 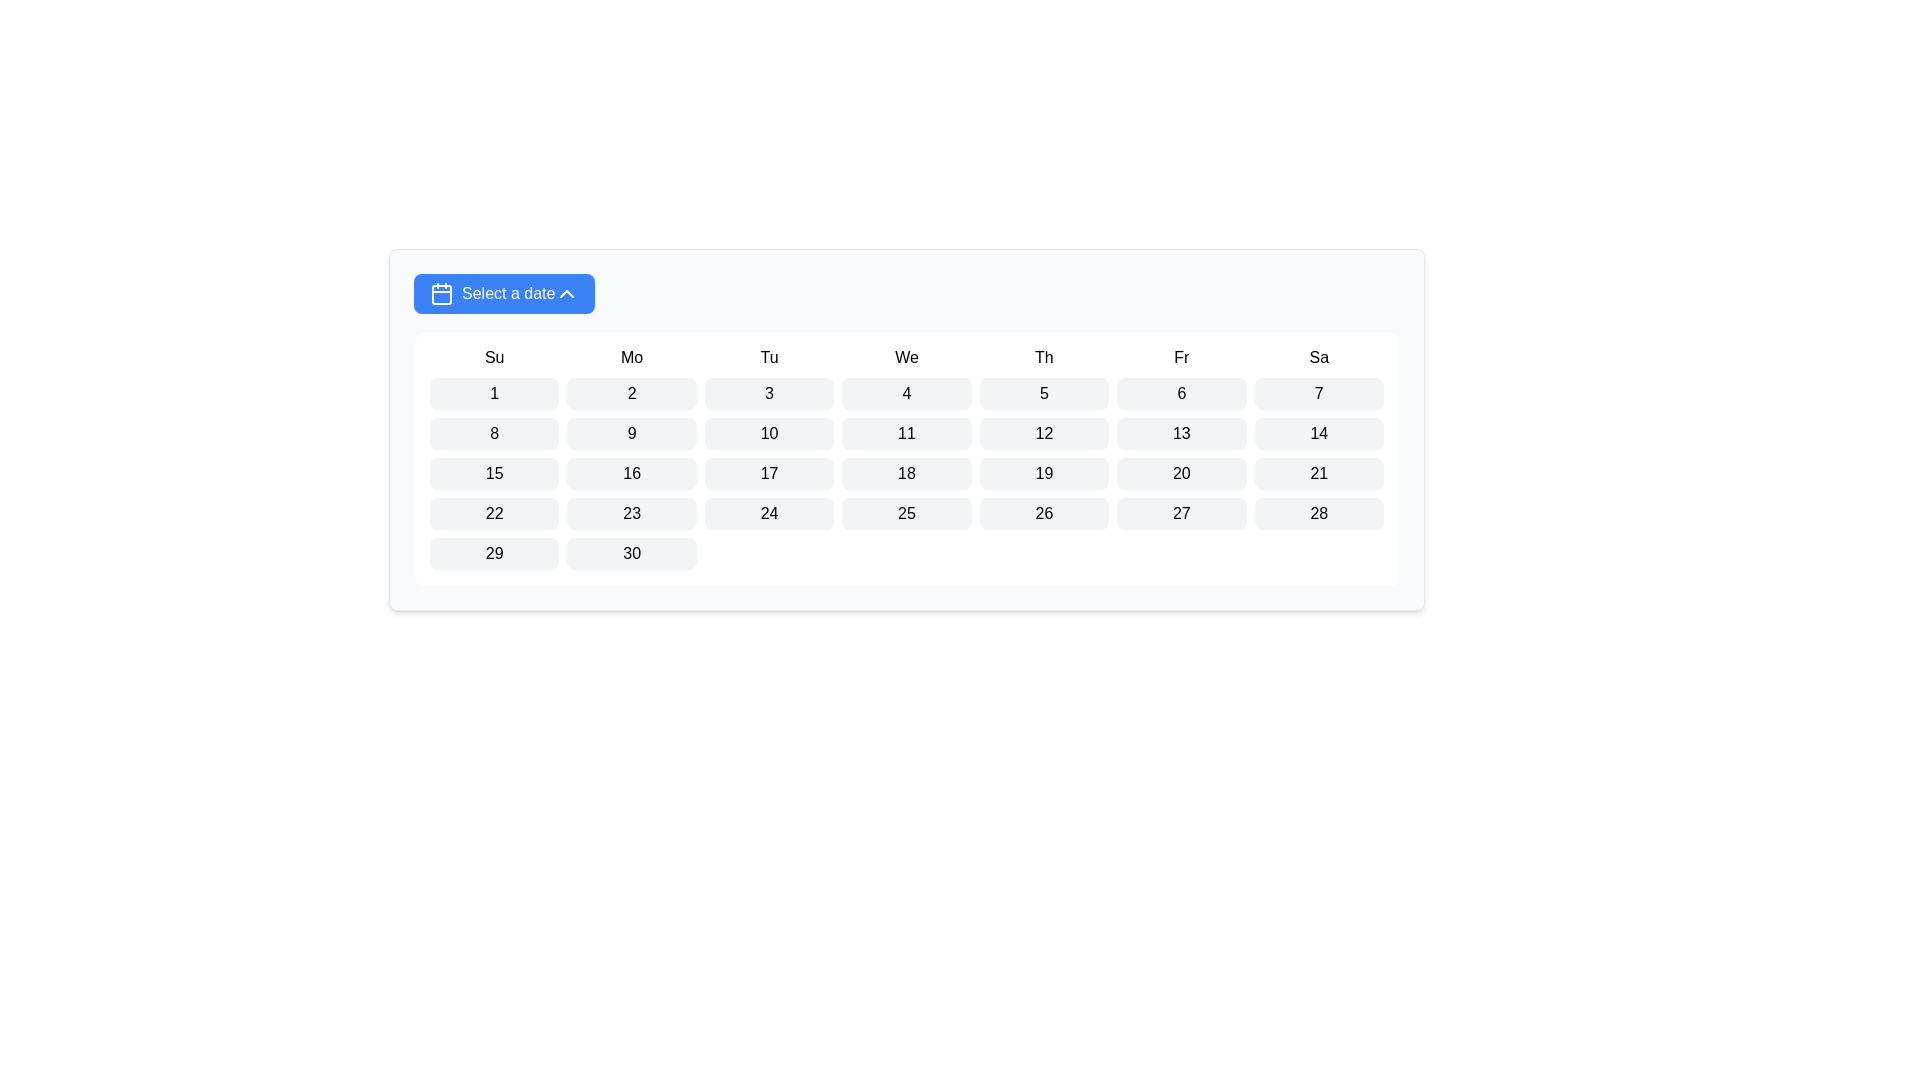 I want to click on the button representing the date '30' in the calendar interface, so click(x=631, y=554).